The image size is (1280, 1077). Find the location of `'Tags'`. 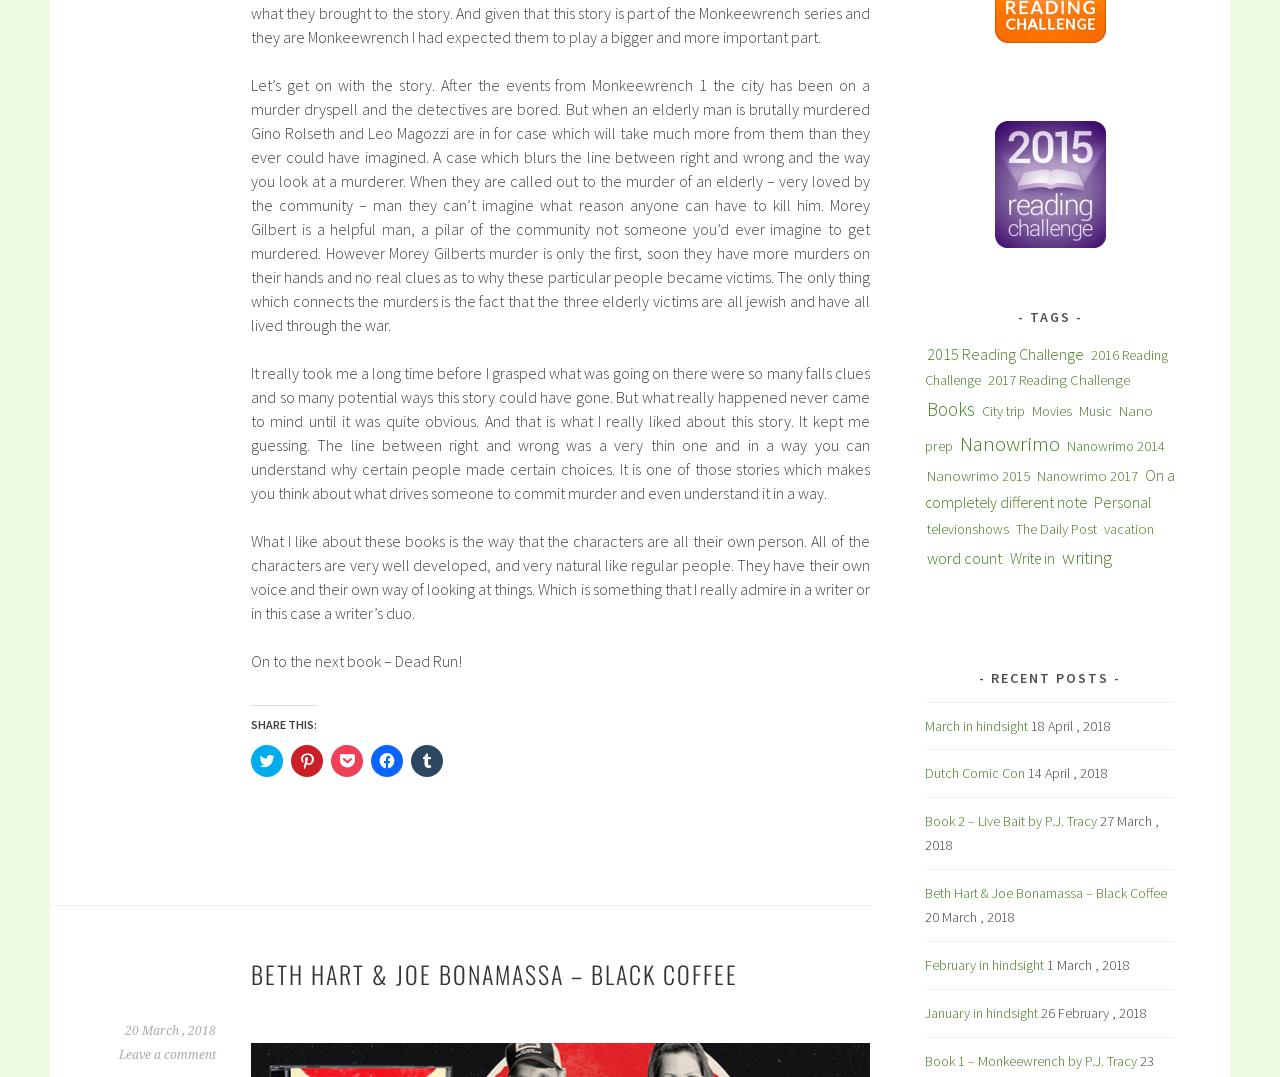

'Tags' is located at coordinates (1048, 315).